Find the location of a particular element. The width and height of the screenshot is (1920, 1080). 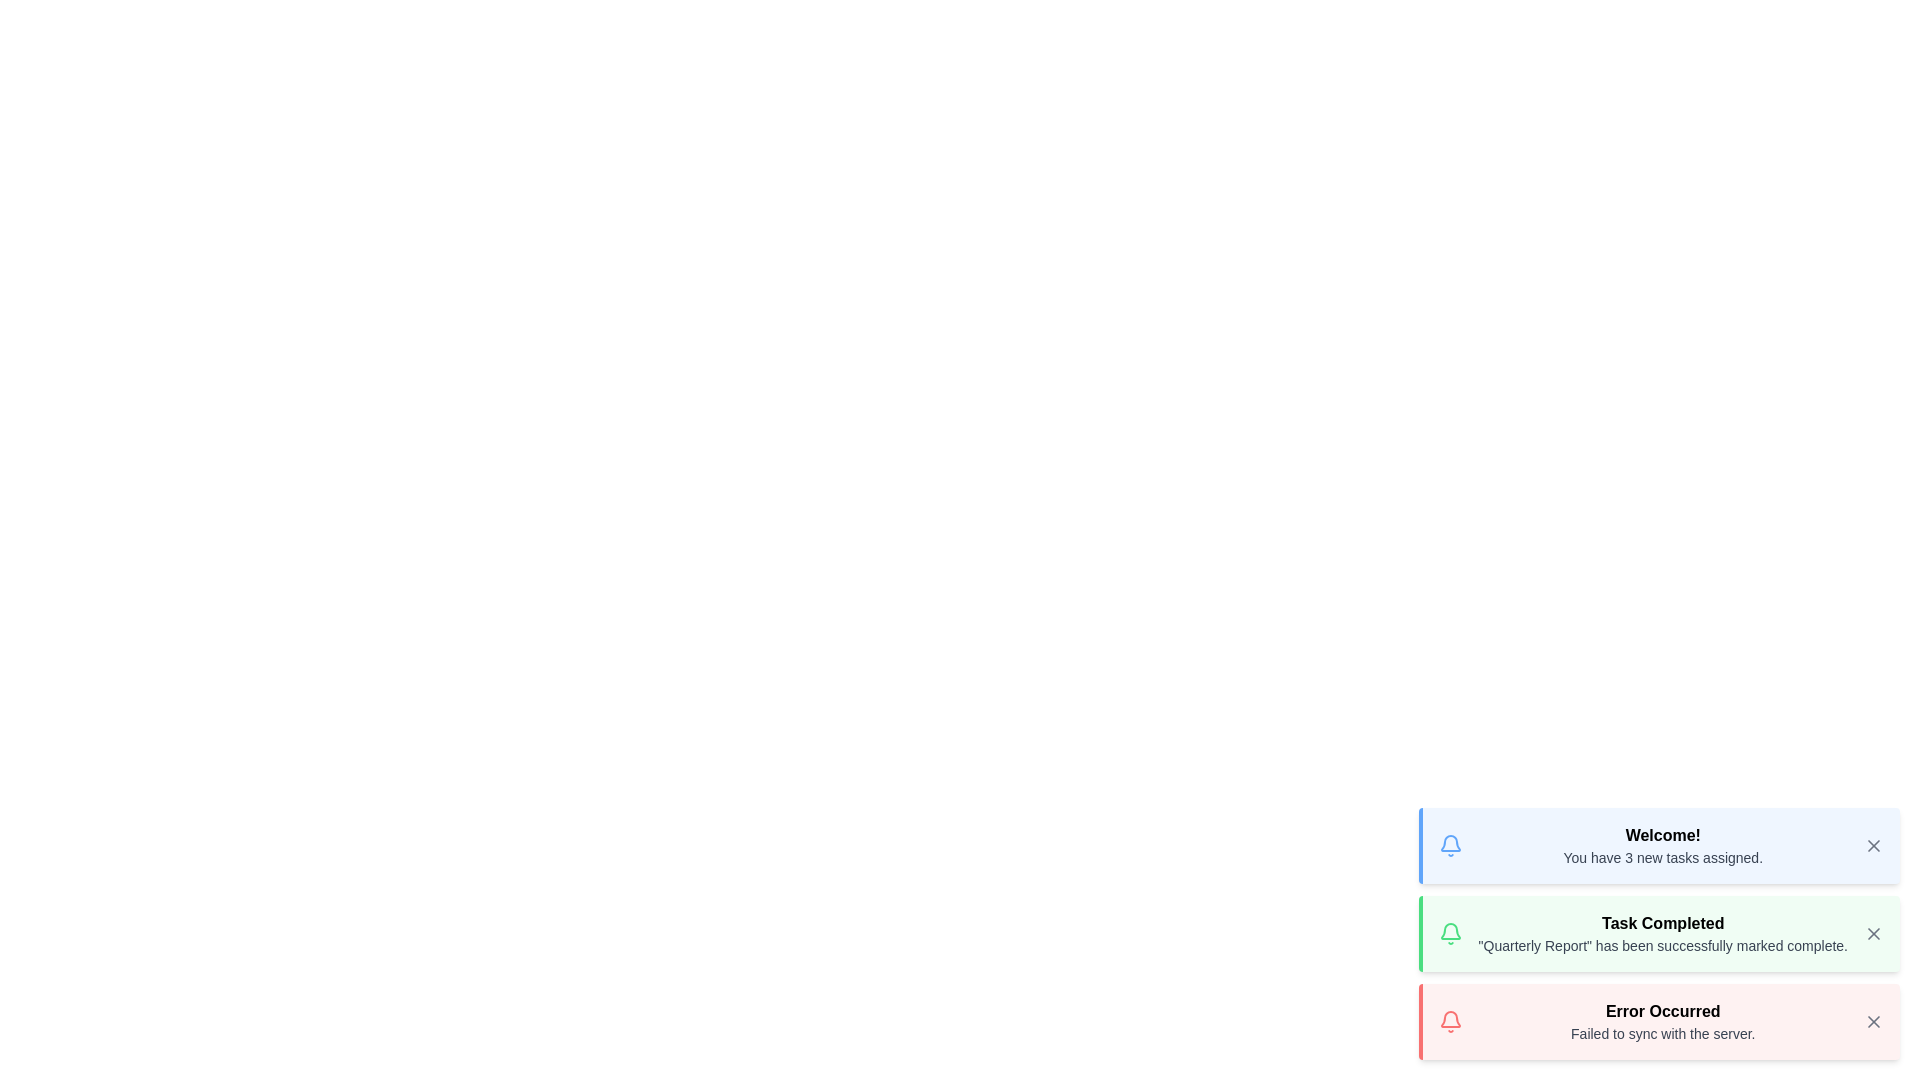

the 'X' close button located at the top-right corner of the 'Error Occurred' notification panel is located at coordinates (1872, 1022).